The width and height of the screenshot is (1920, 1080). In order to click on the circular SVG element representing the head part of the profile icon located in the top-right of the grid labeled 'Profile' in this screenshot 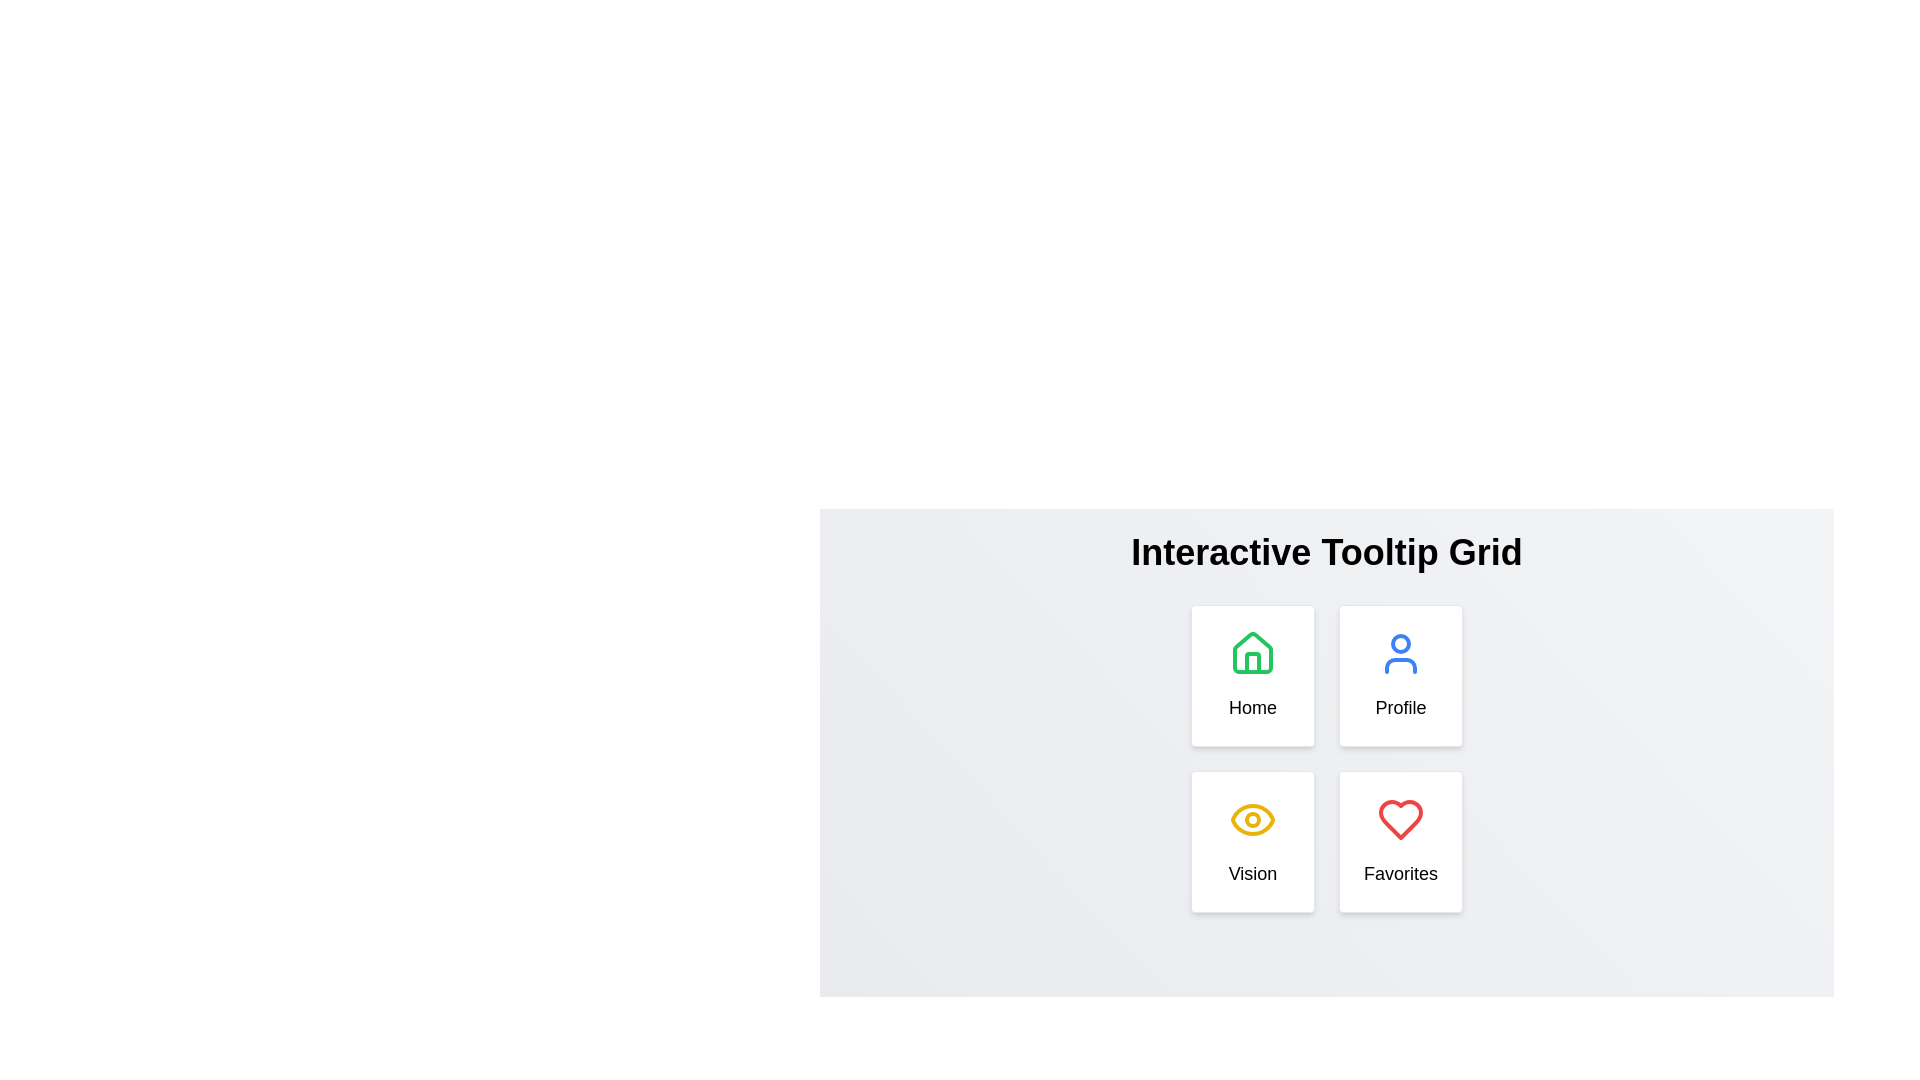, I will do `click(1400, 644)`.